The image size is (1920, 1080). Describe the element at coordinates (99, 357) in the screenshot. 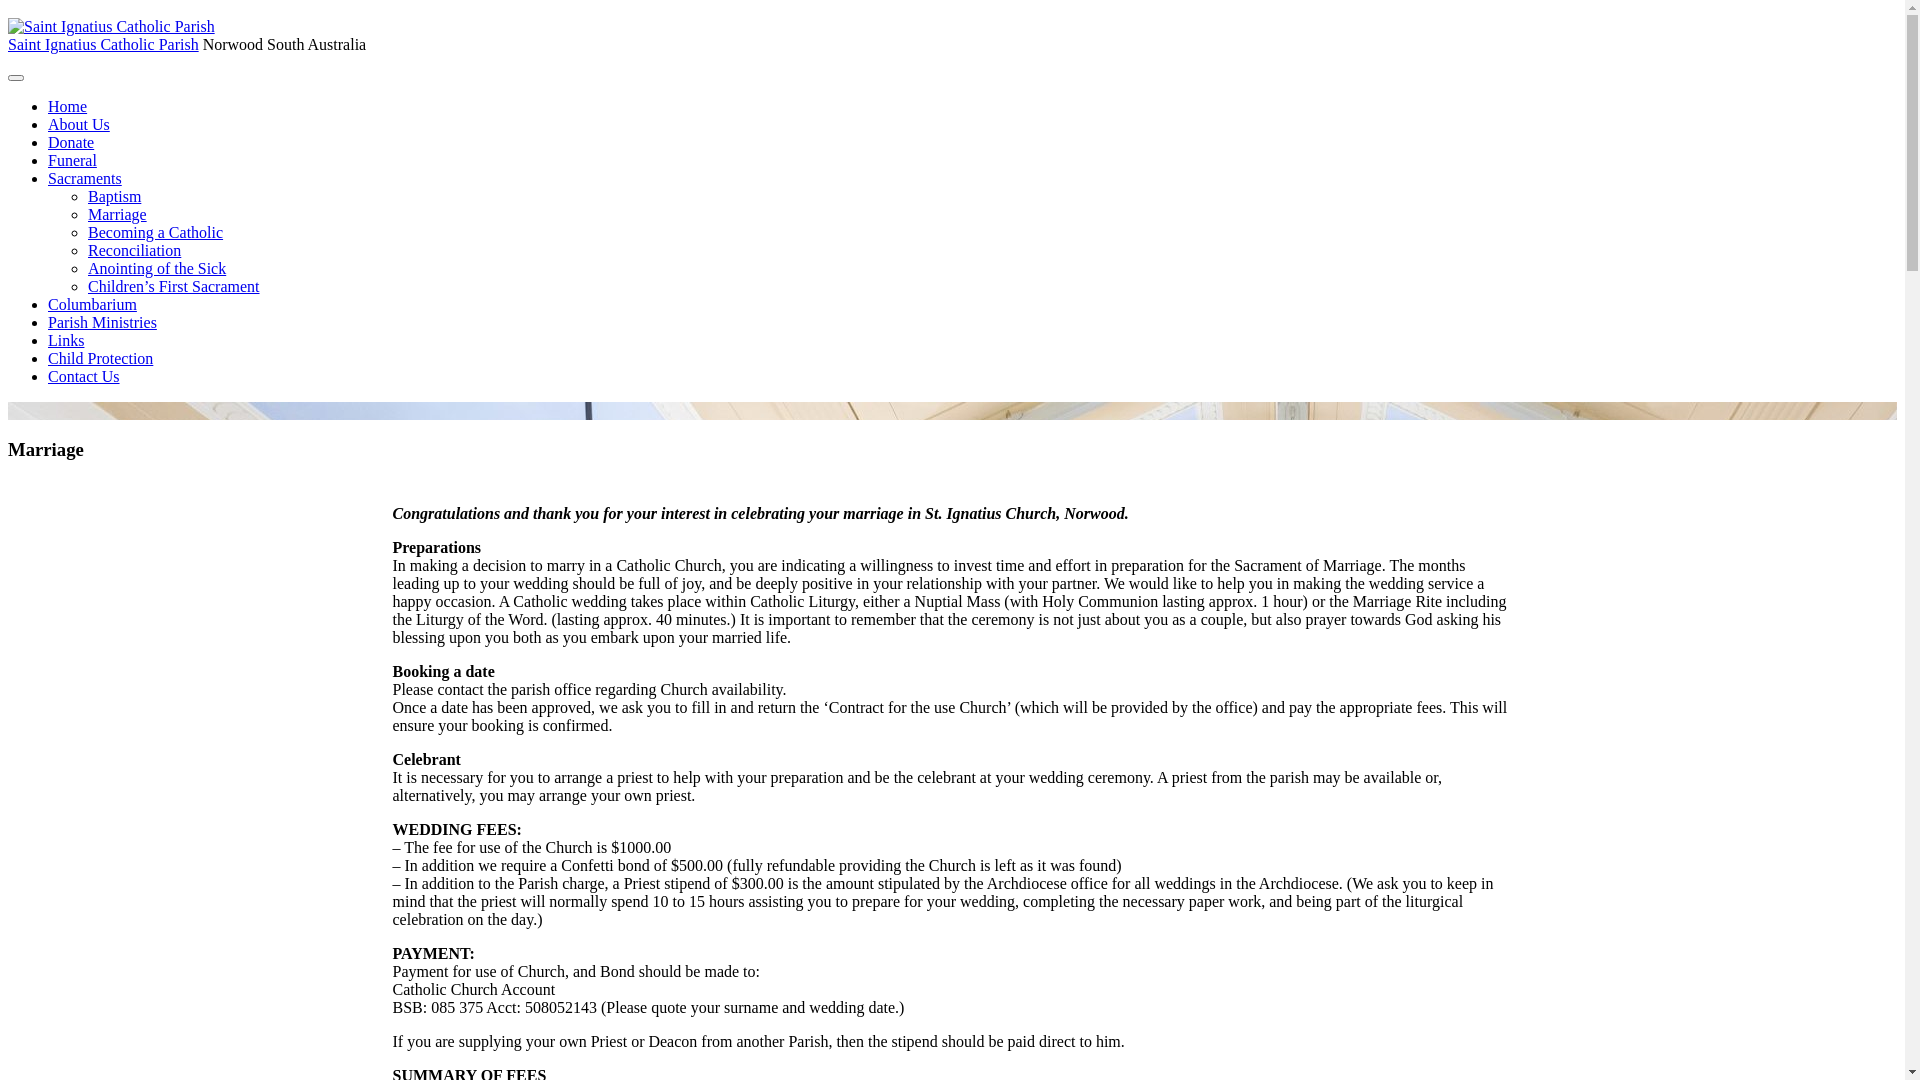

I see `'Child Protection'` at that location.